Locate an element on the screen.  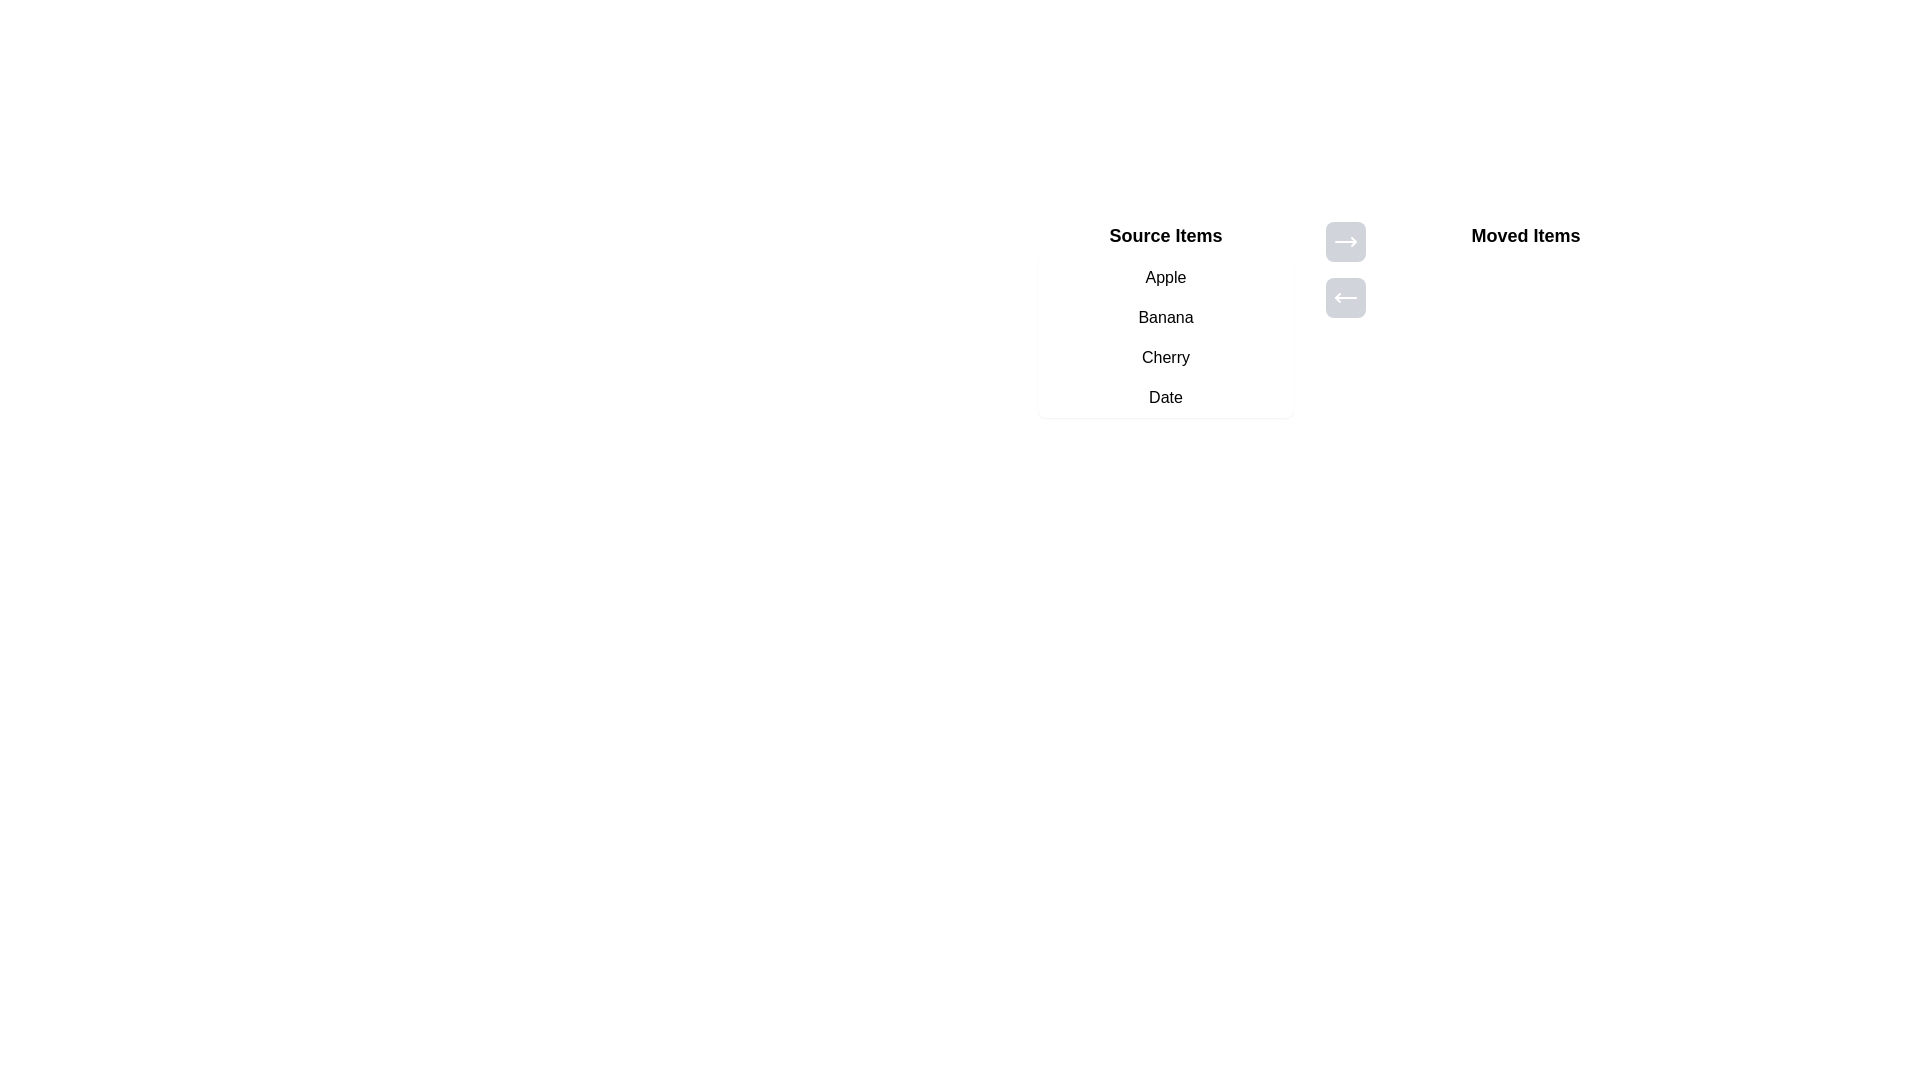
the 'Date' option button, which is the fourth item in the 'Source Items' list is located at coordinates (1166, 397).